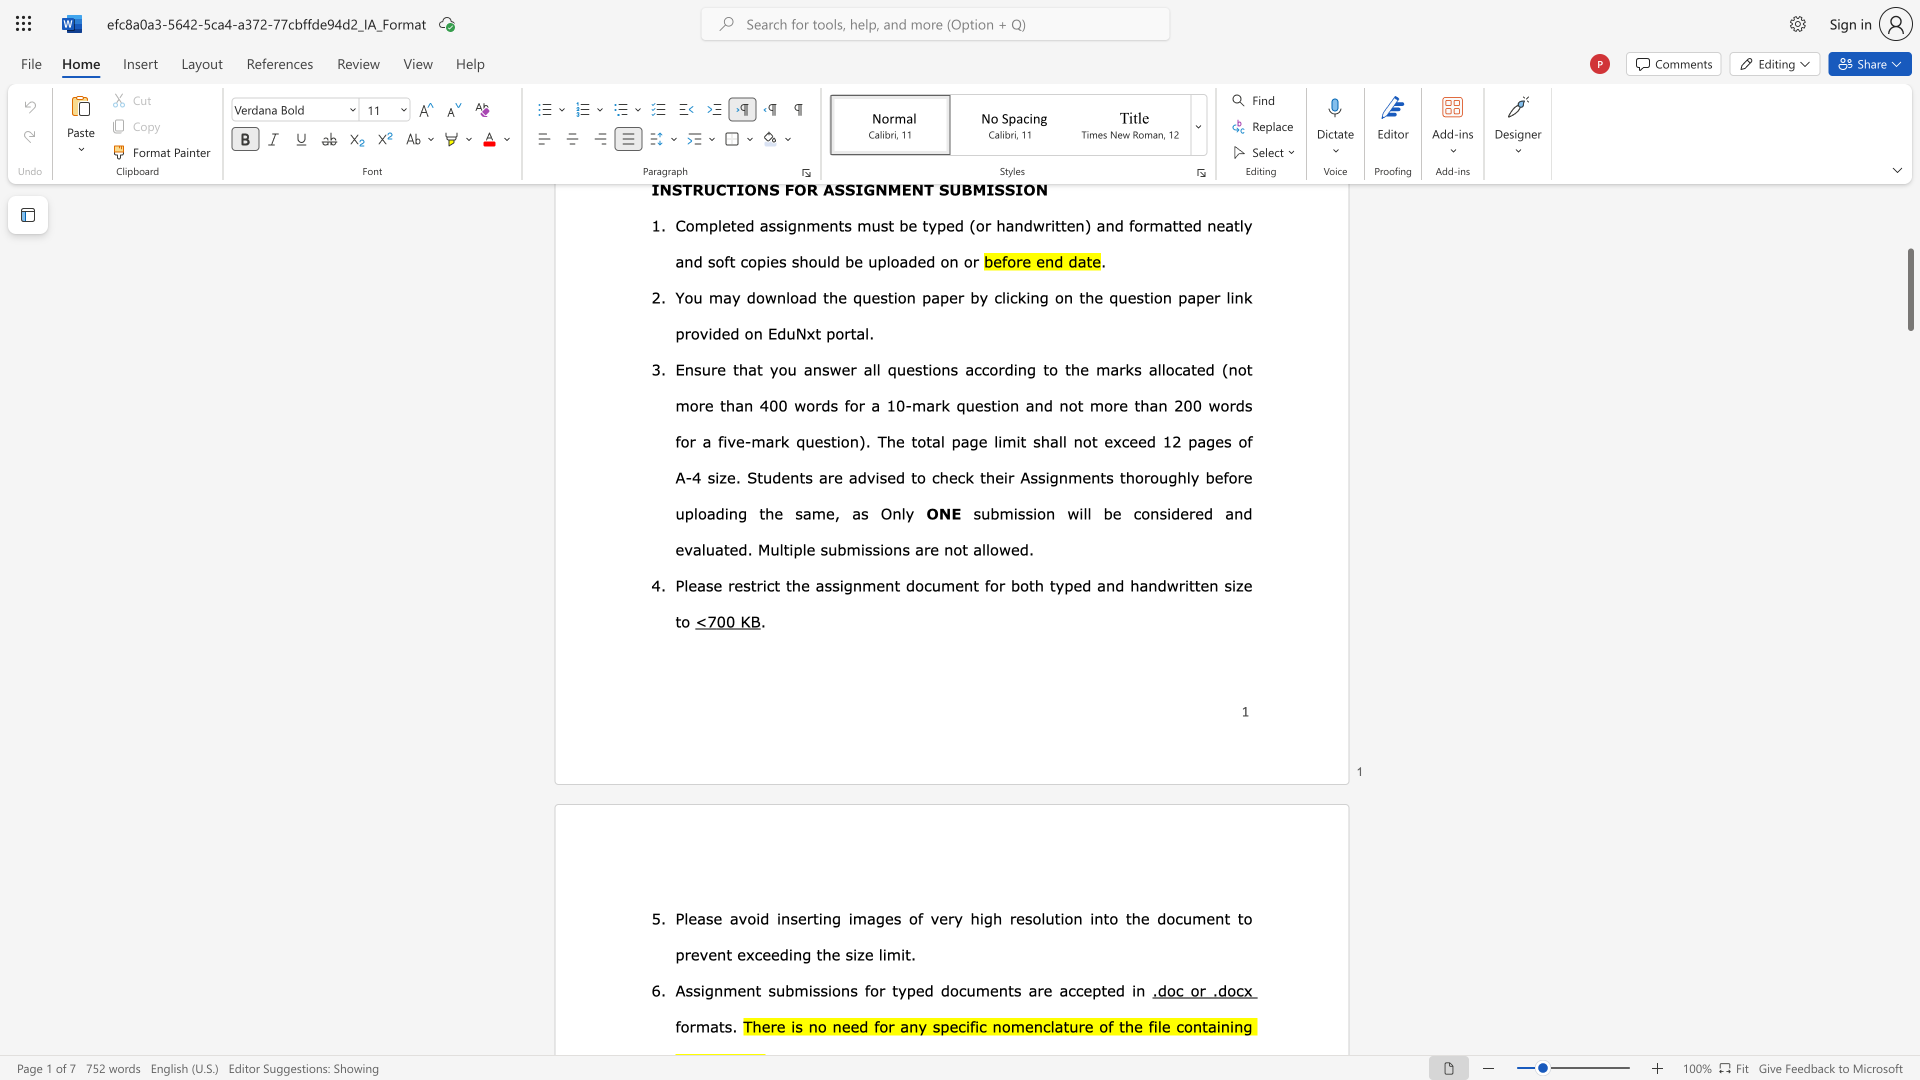  I want to click on the scrollbar and move up 500 pixels, so click(1909, 289).